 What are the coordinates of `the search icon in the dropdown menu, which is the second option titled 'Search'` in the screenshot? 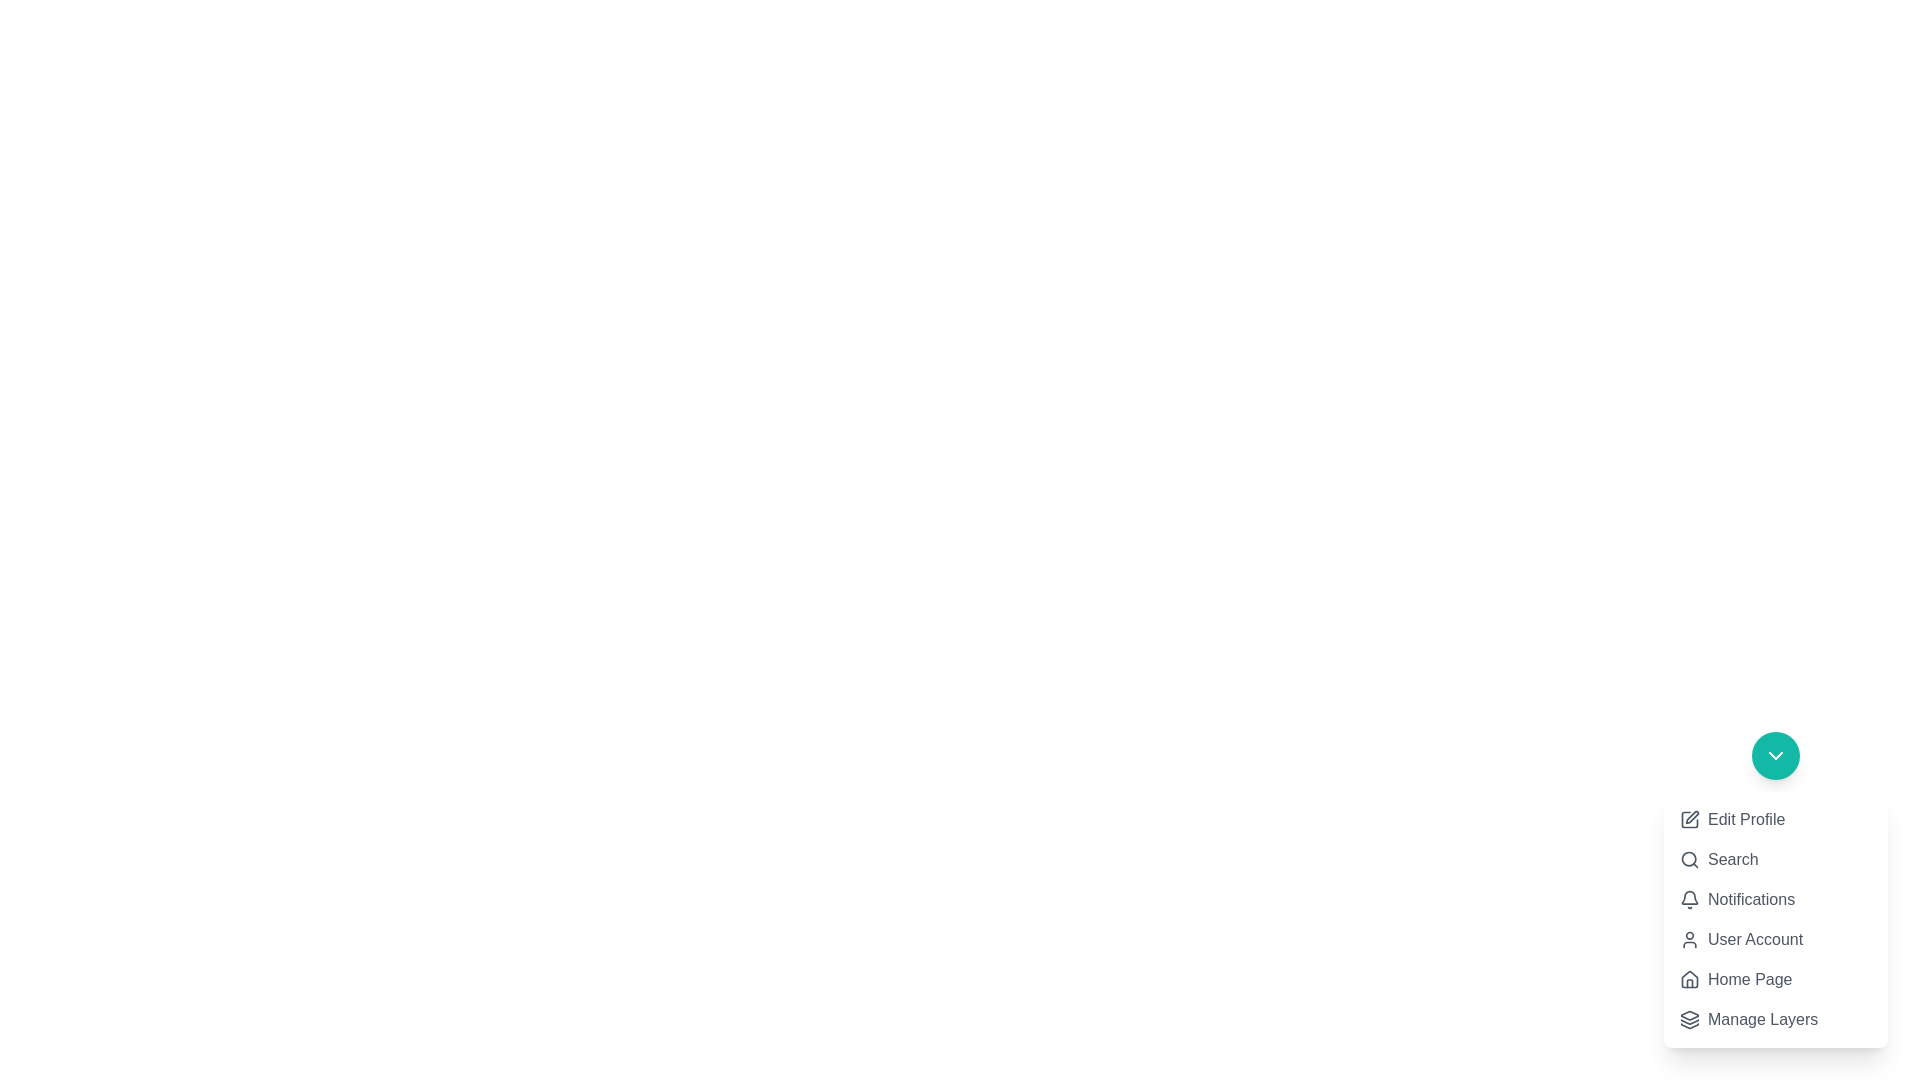 It's located at (1688, 859).